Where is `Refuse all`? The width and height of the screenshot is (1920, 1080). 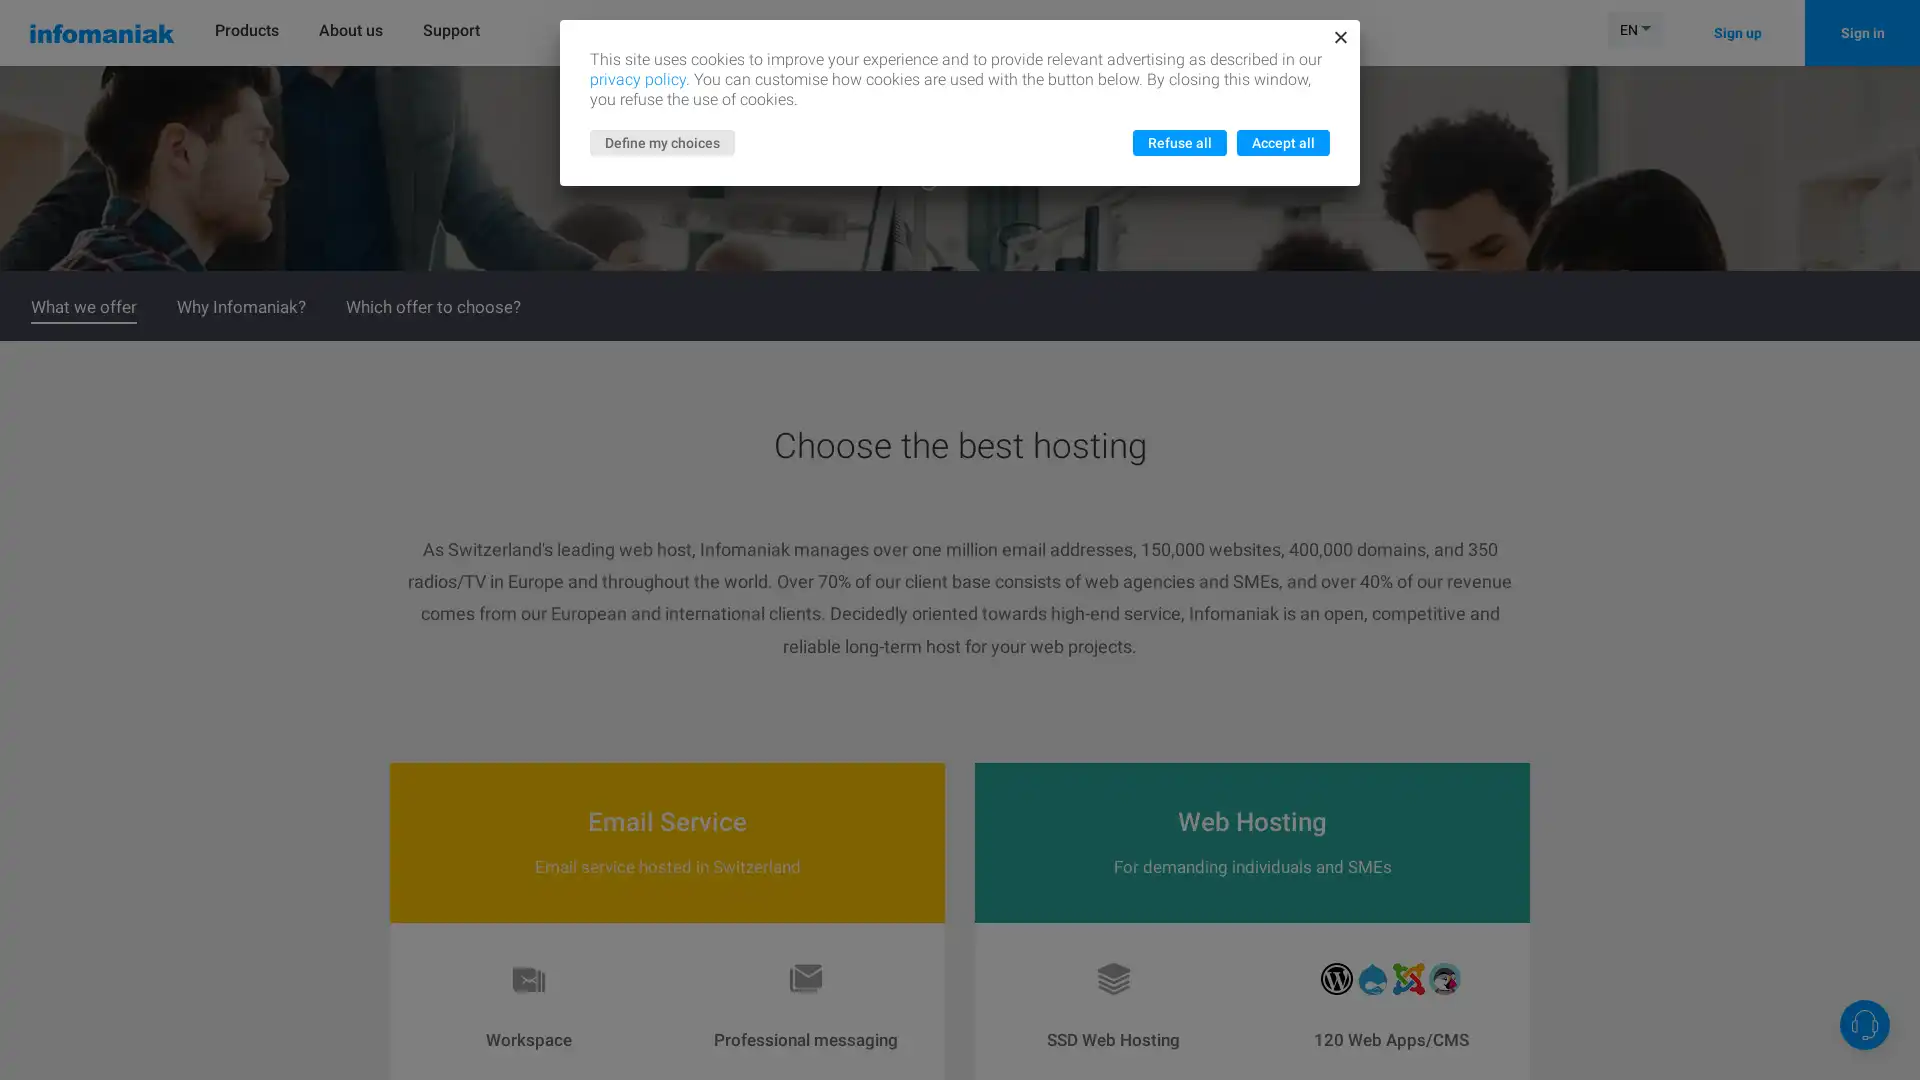
Refuse all is located at coordinates (1180, 141).